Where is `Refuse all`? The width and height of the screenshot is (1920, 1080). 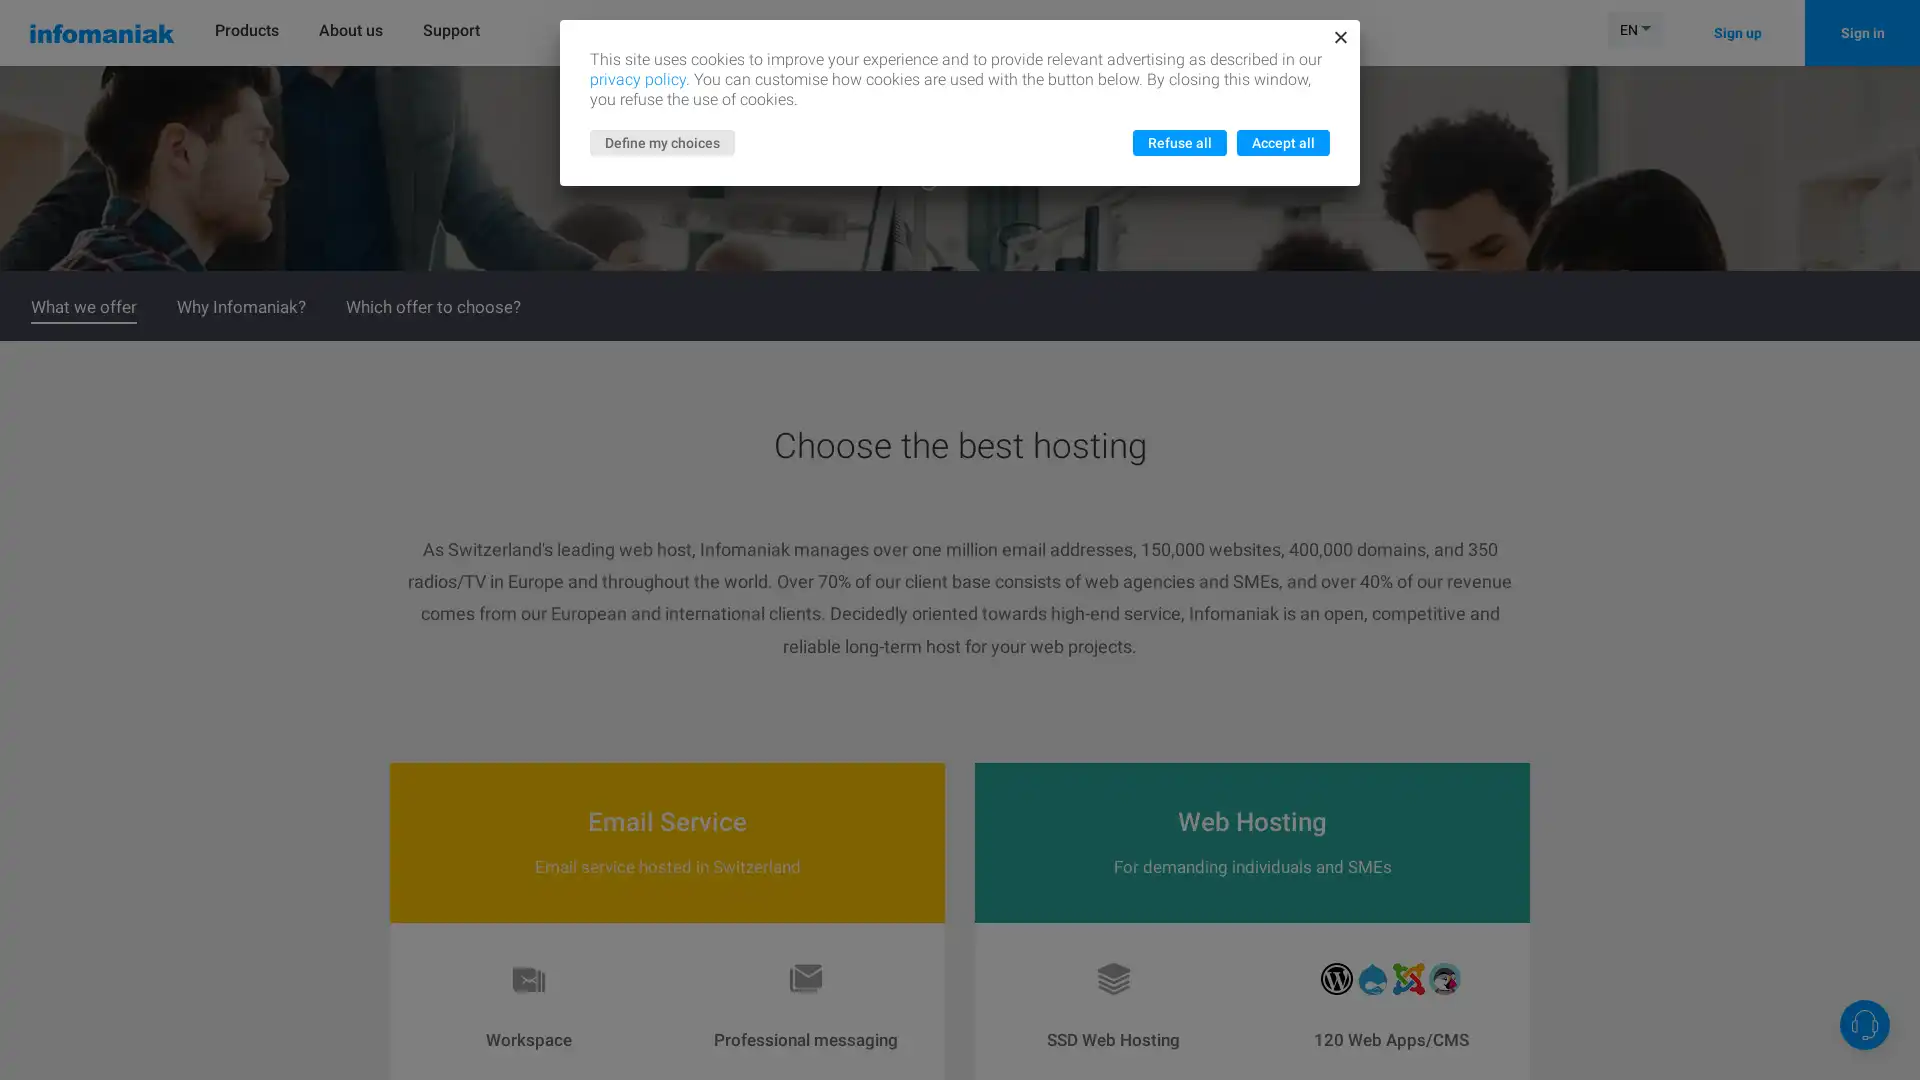
Refuse all is located at coordinates (1180, 141).